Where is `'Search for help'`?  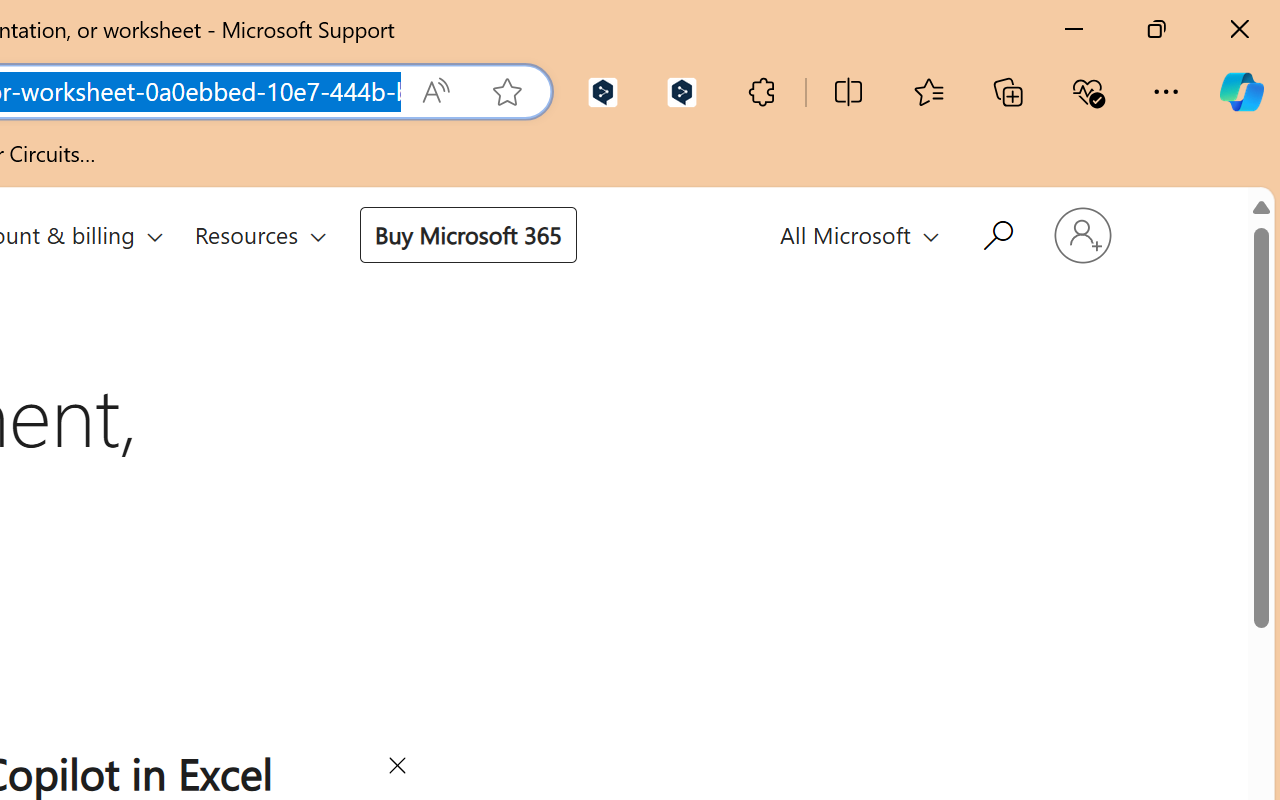
'Search for help' is located at coordinates (995, 232).